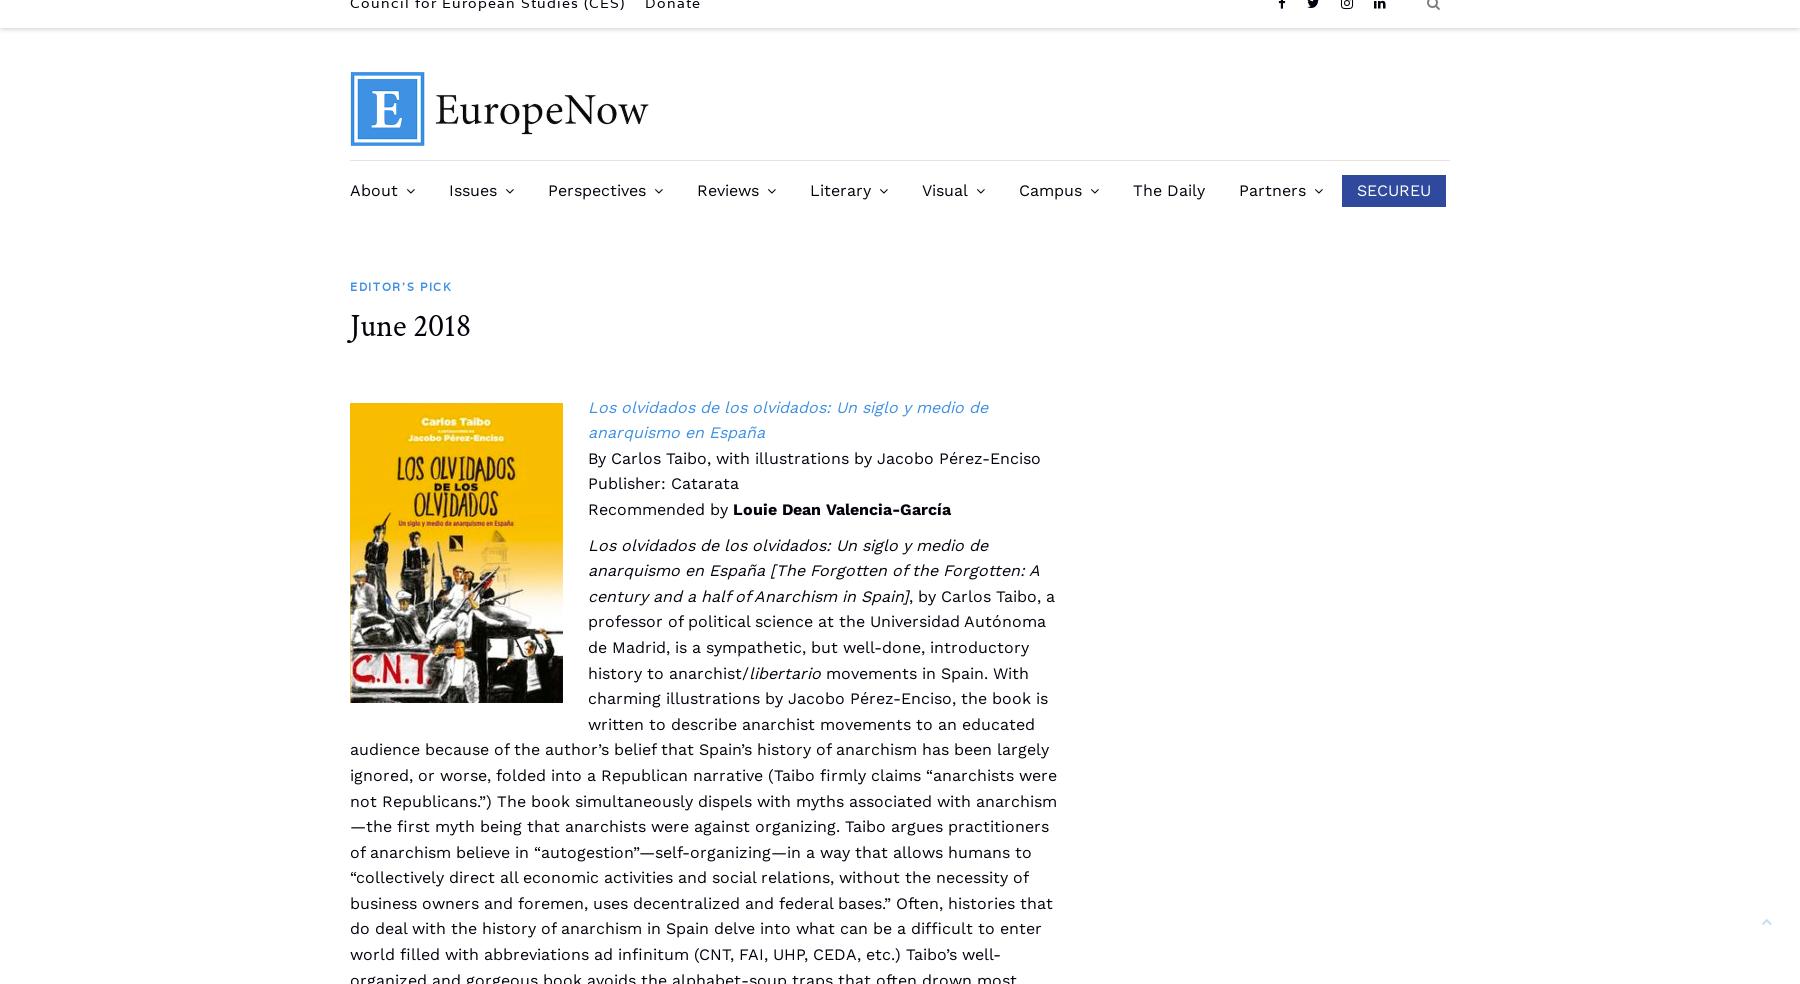  What do you see at coordinates (1392, 190) in the screenshot?
I see `'SECUREU'` at bounding box center [1392, 190].